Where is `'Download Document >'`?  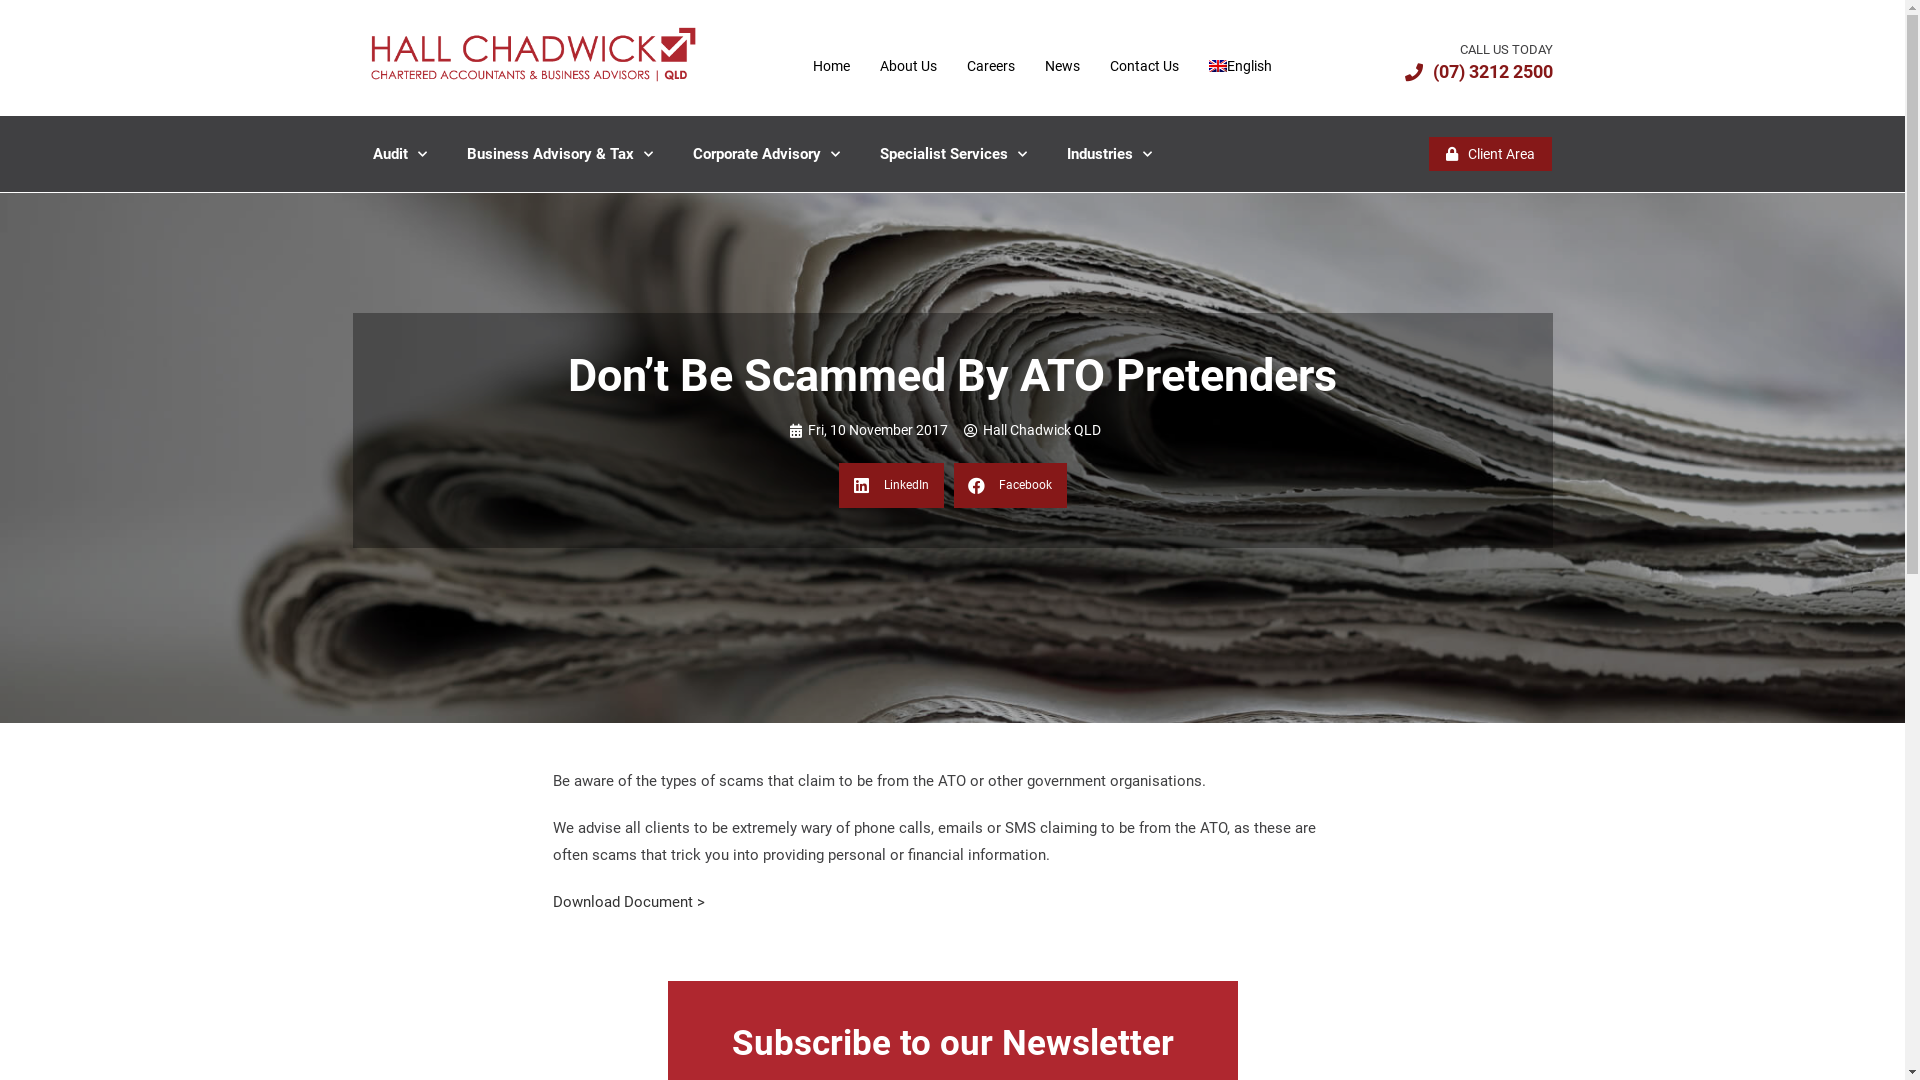
'Download Document >' is located at coordinates (552, 902).